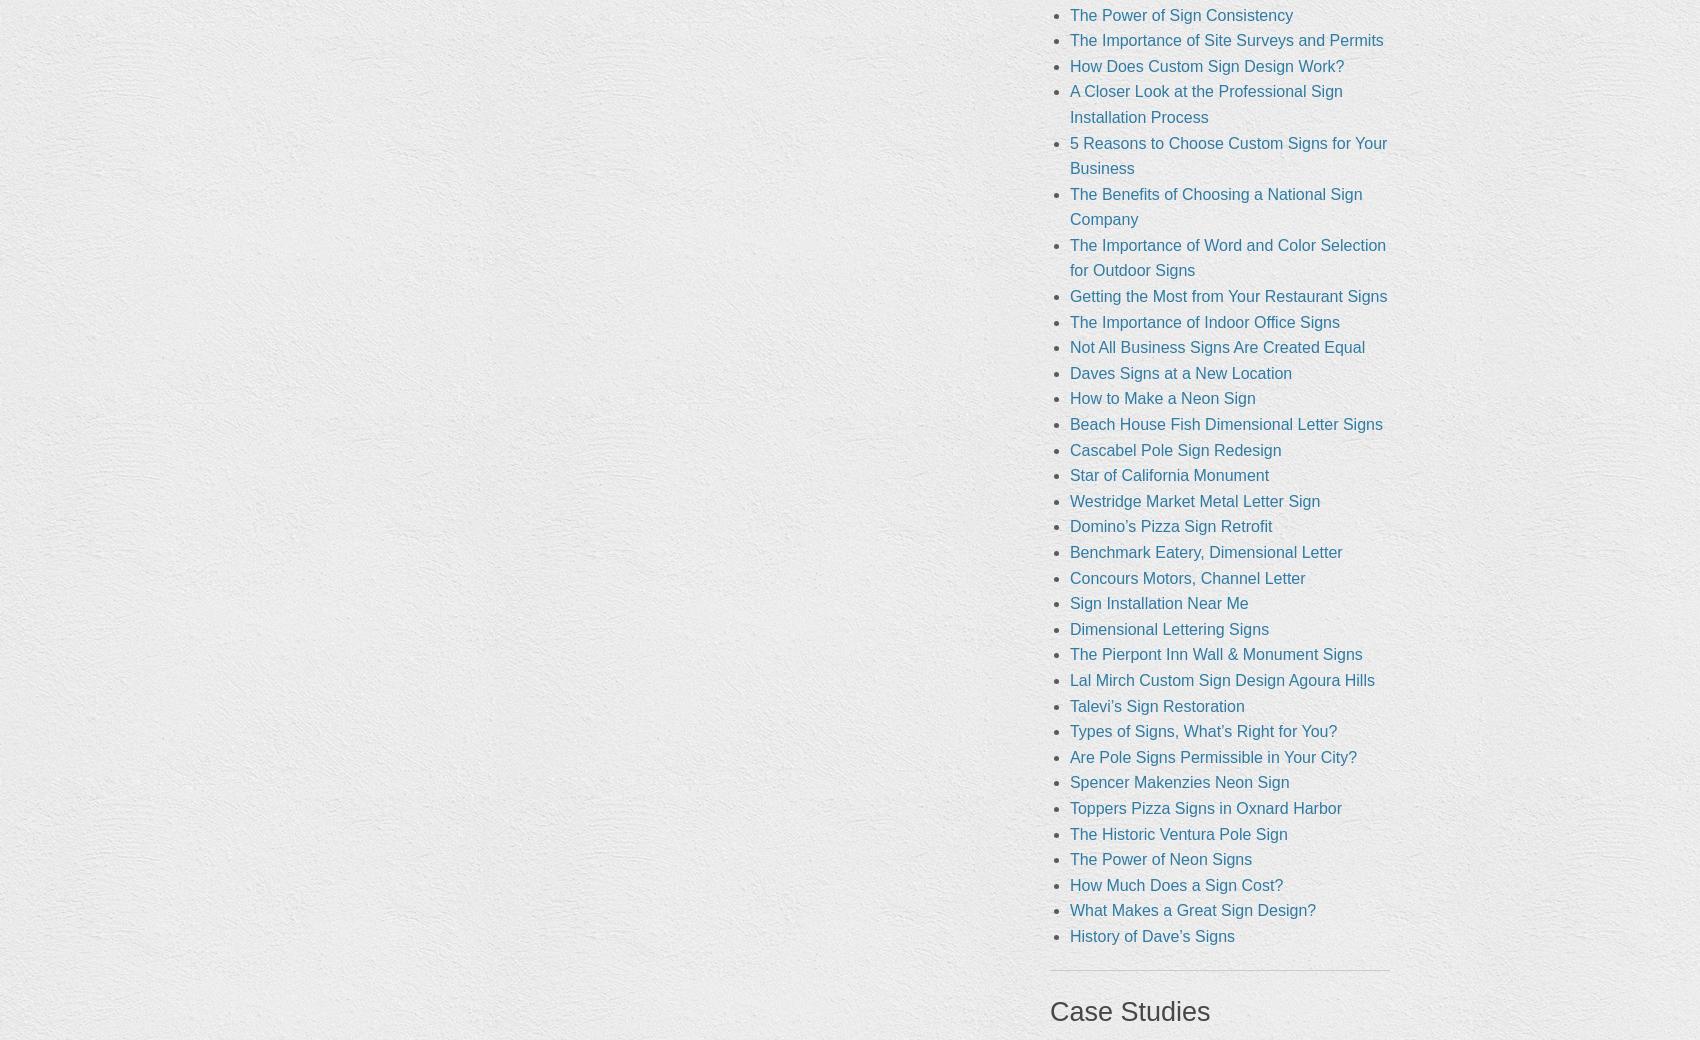  Describe the element at coordinates (1068, 858) in the screenshot. I see `'The Power of Neon Signs'` at that location.